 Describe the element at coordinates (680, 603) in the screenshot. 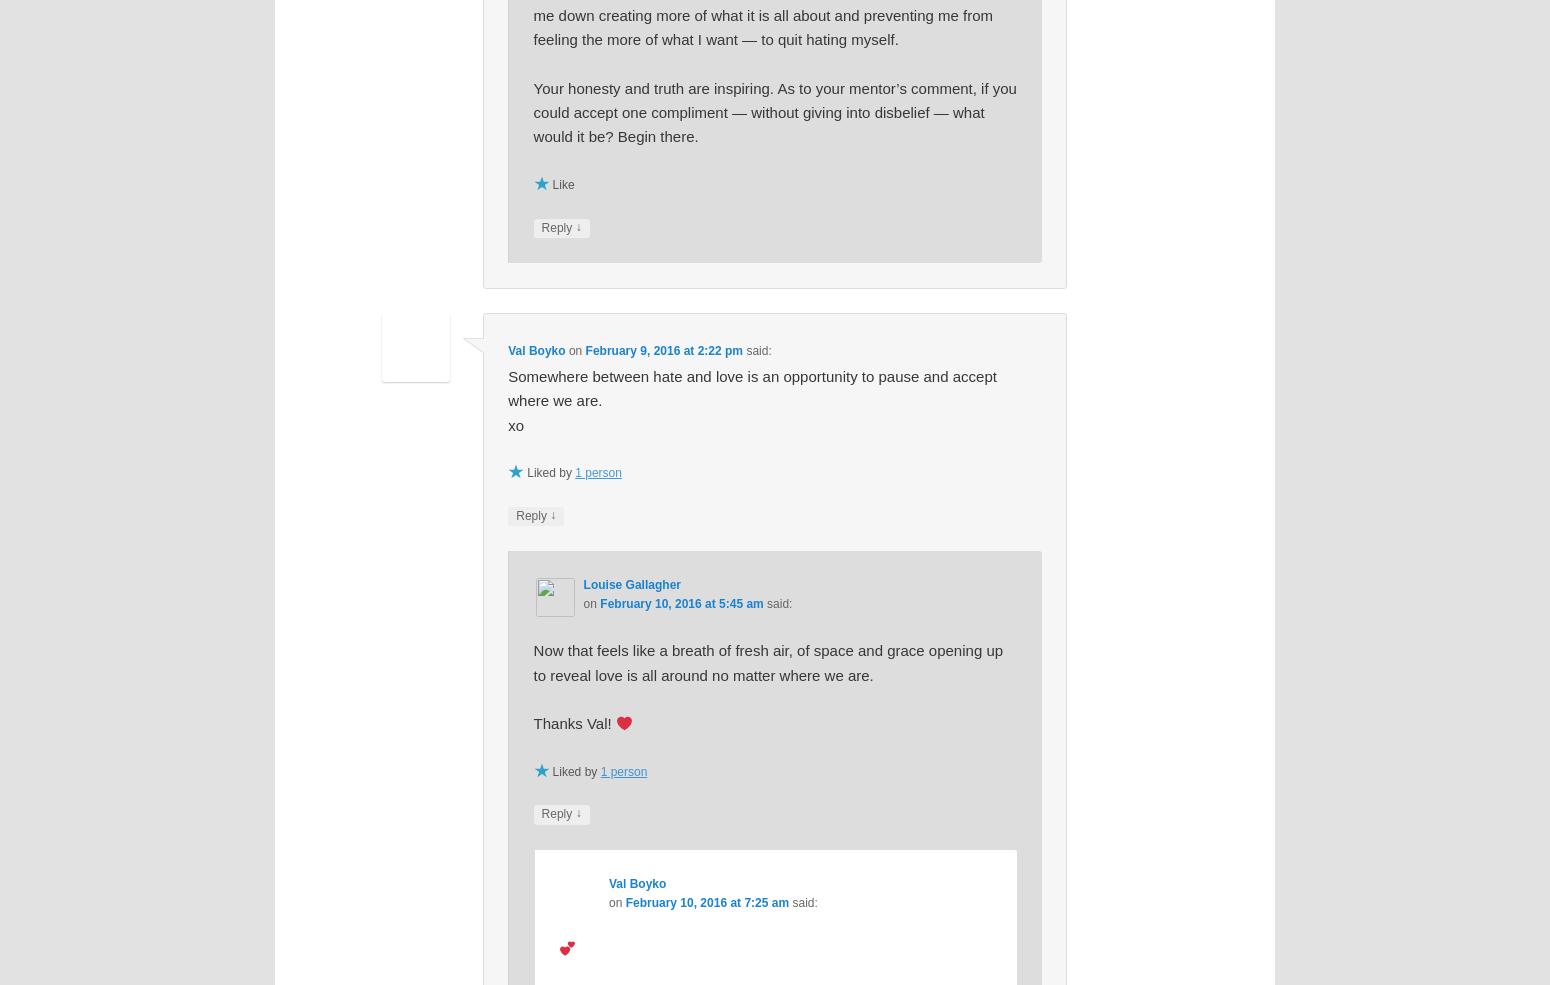

I see `'February 10, 2016 at 5:45 am'` at that location.